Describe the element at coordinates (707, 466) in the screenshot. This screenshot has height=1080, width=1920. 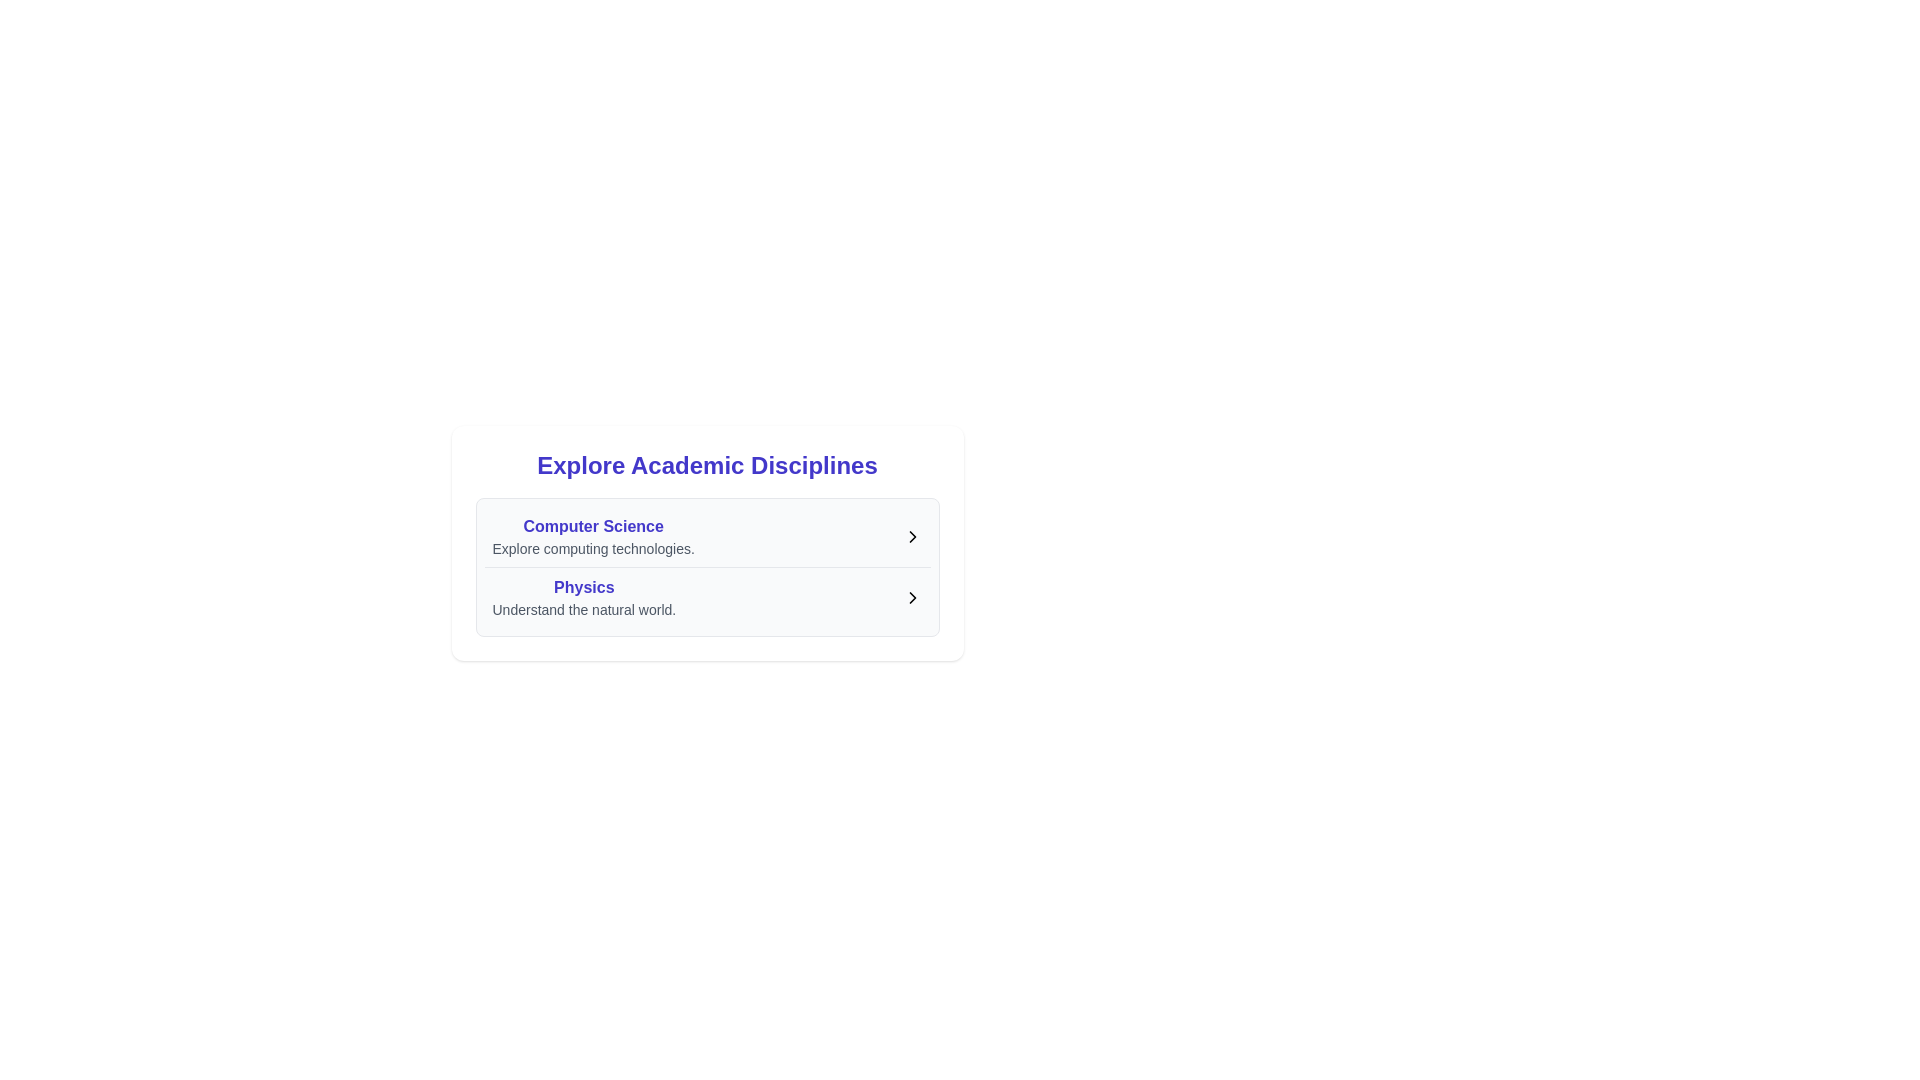
I see `the section header that introduces the content about academic disciplines, located in the upper half of the white card component with rounded corners and a shadow effect` at that location.